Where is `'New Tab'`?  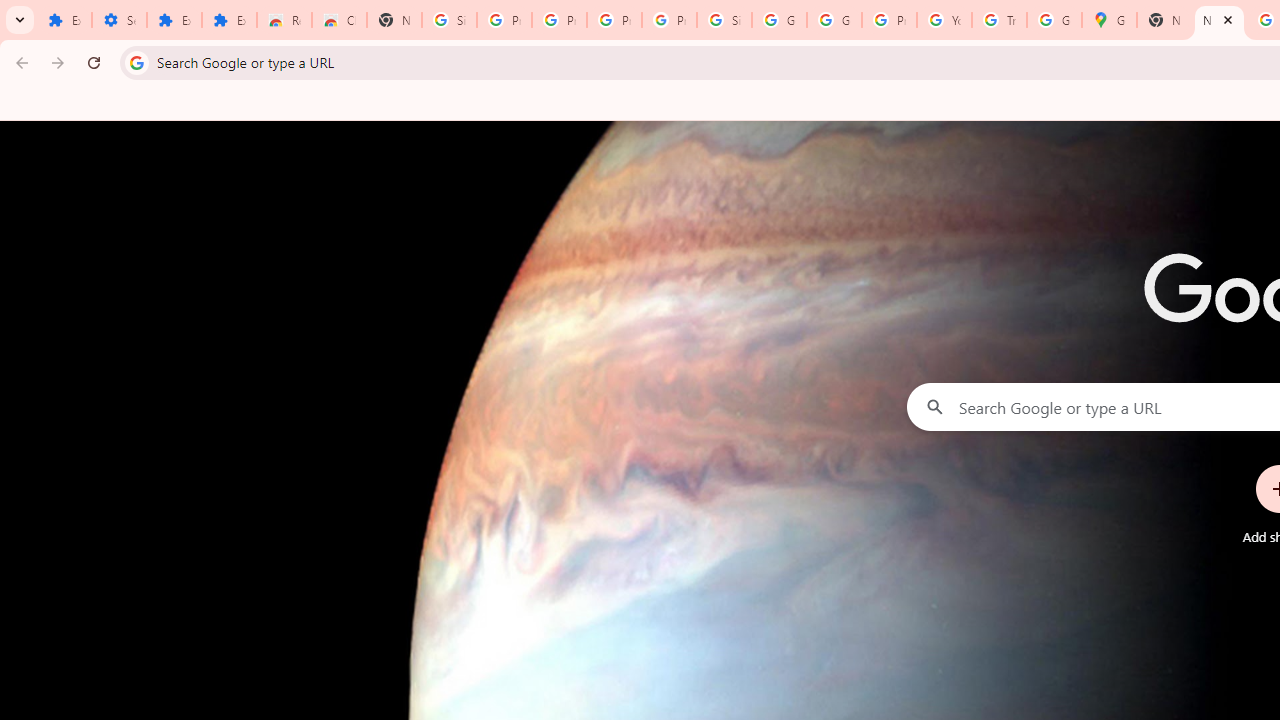
'New Tab' is located at coordinates (1218, 20).